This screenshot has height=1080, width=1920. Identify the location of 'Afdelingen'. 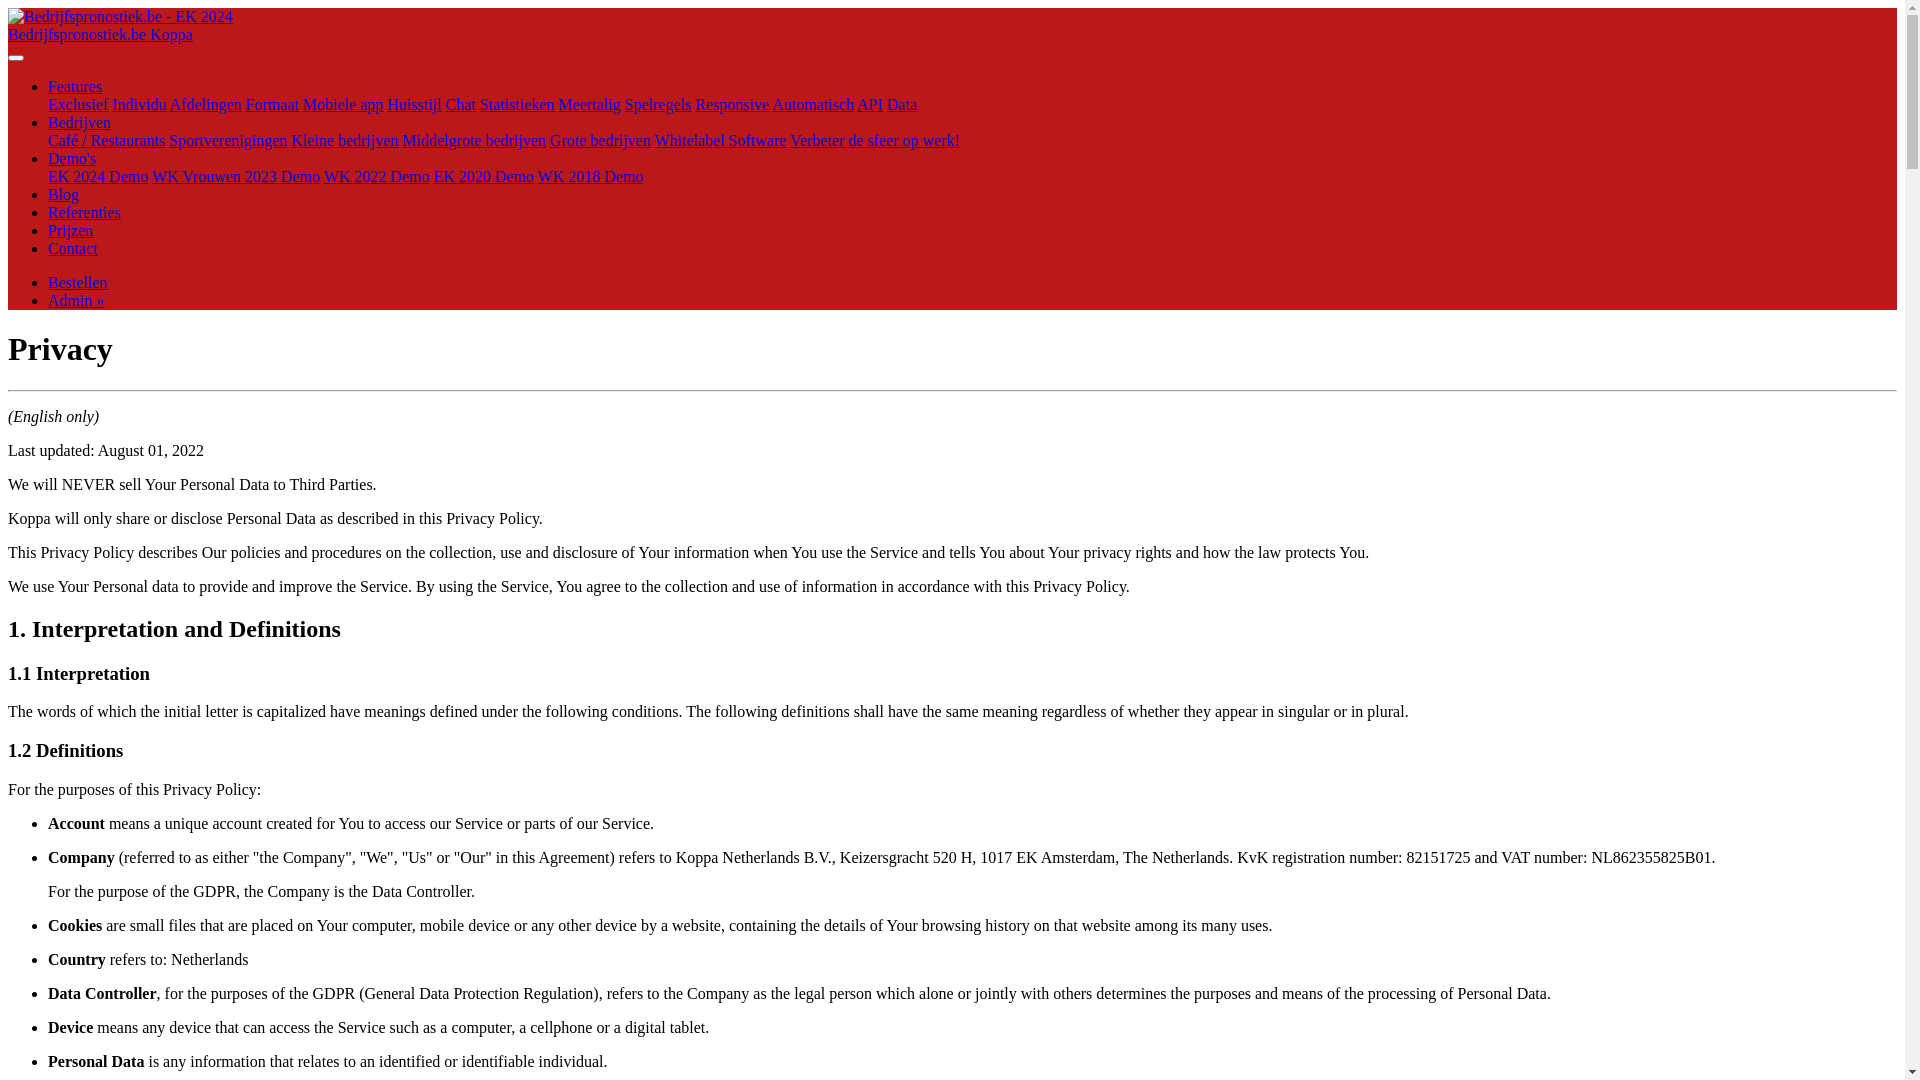
(169, 104).